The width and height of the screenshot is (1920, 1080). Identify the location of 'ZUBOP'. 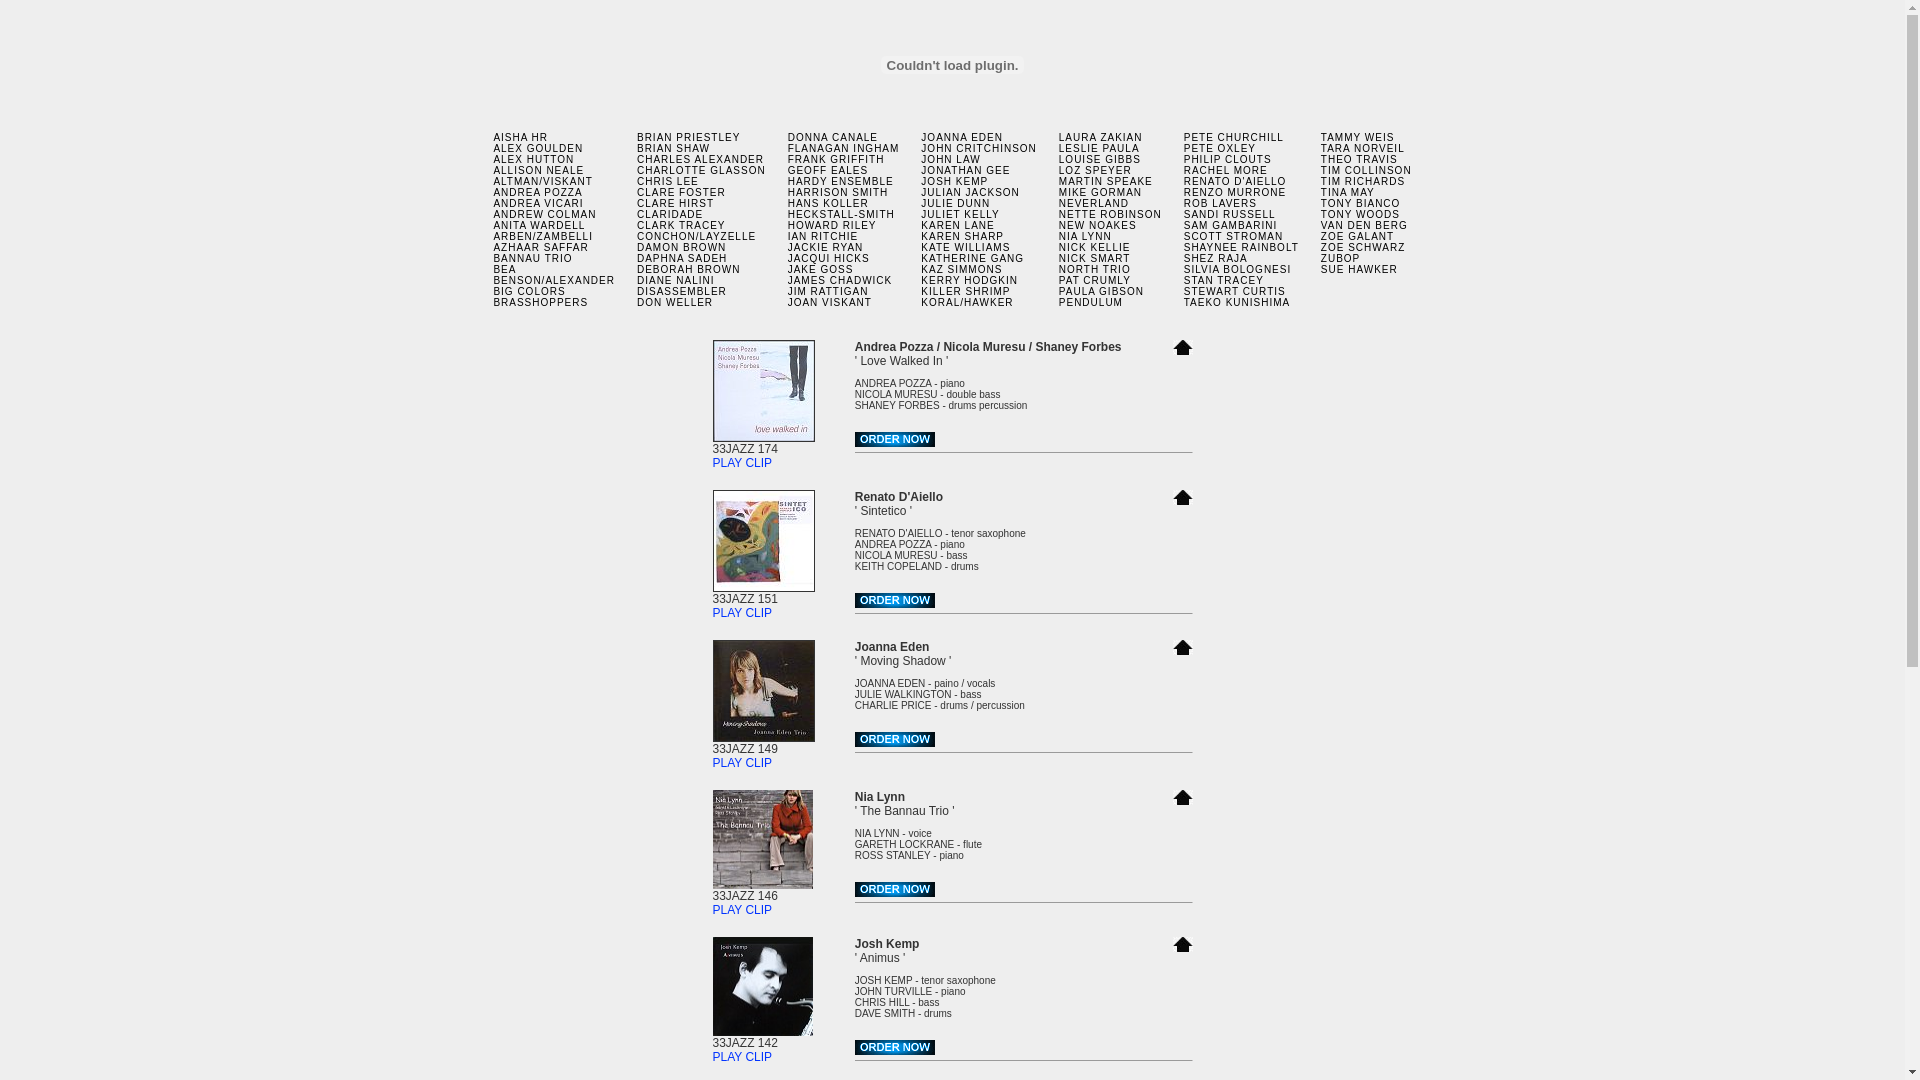
(1340, 257).